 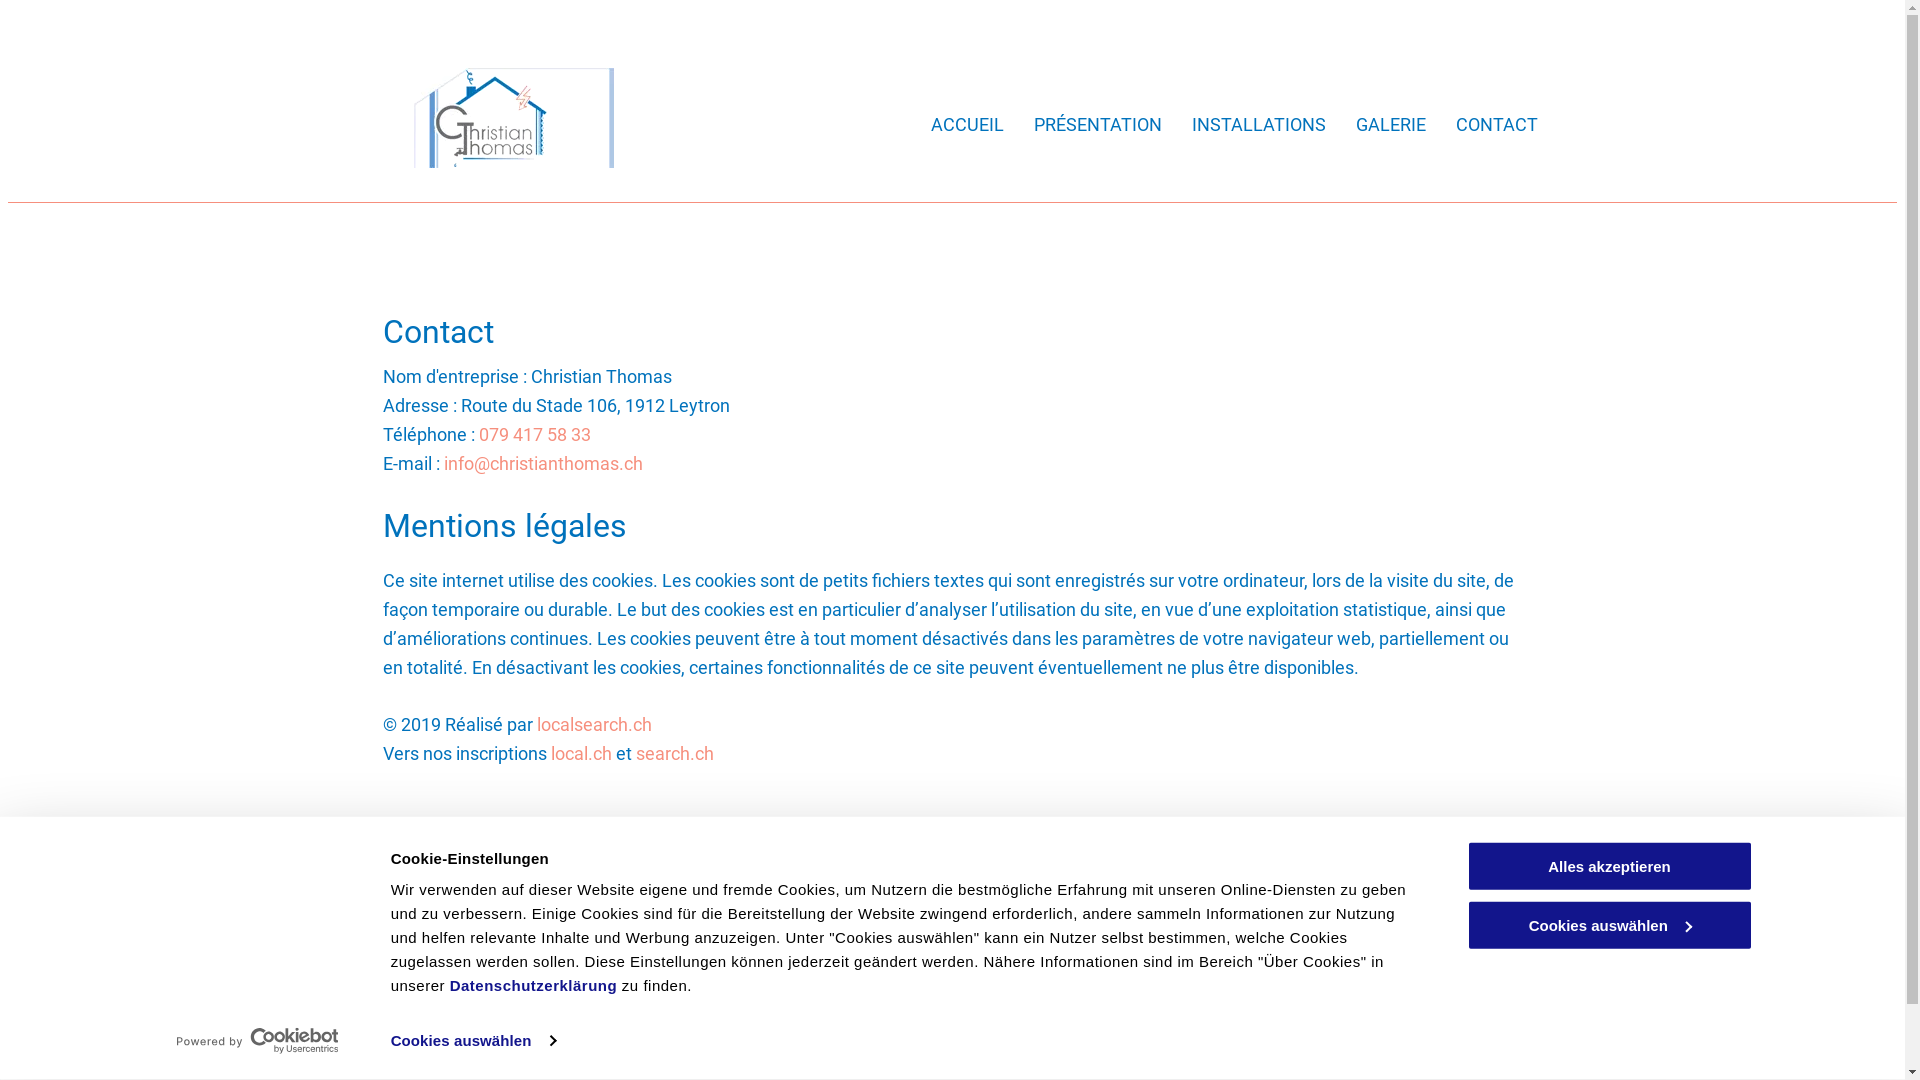 I want to click on '079 417 58 33', so click(x=477, y=433).